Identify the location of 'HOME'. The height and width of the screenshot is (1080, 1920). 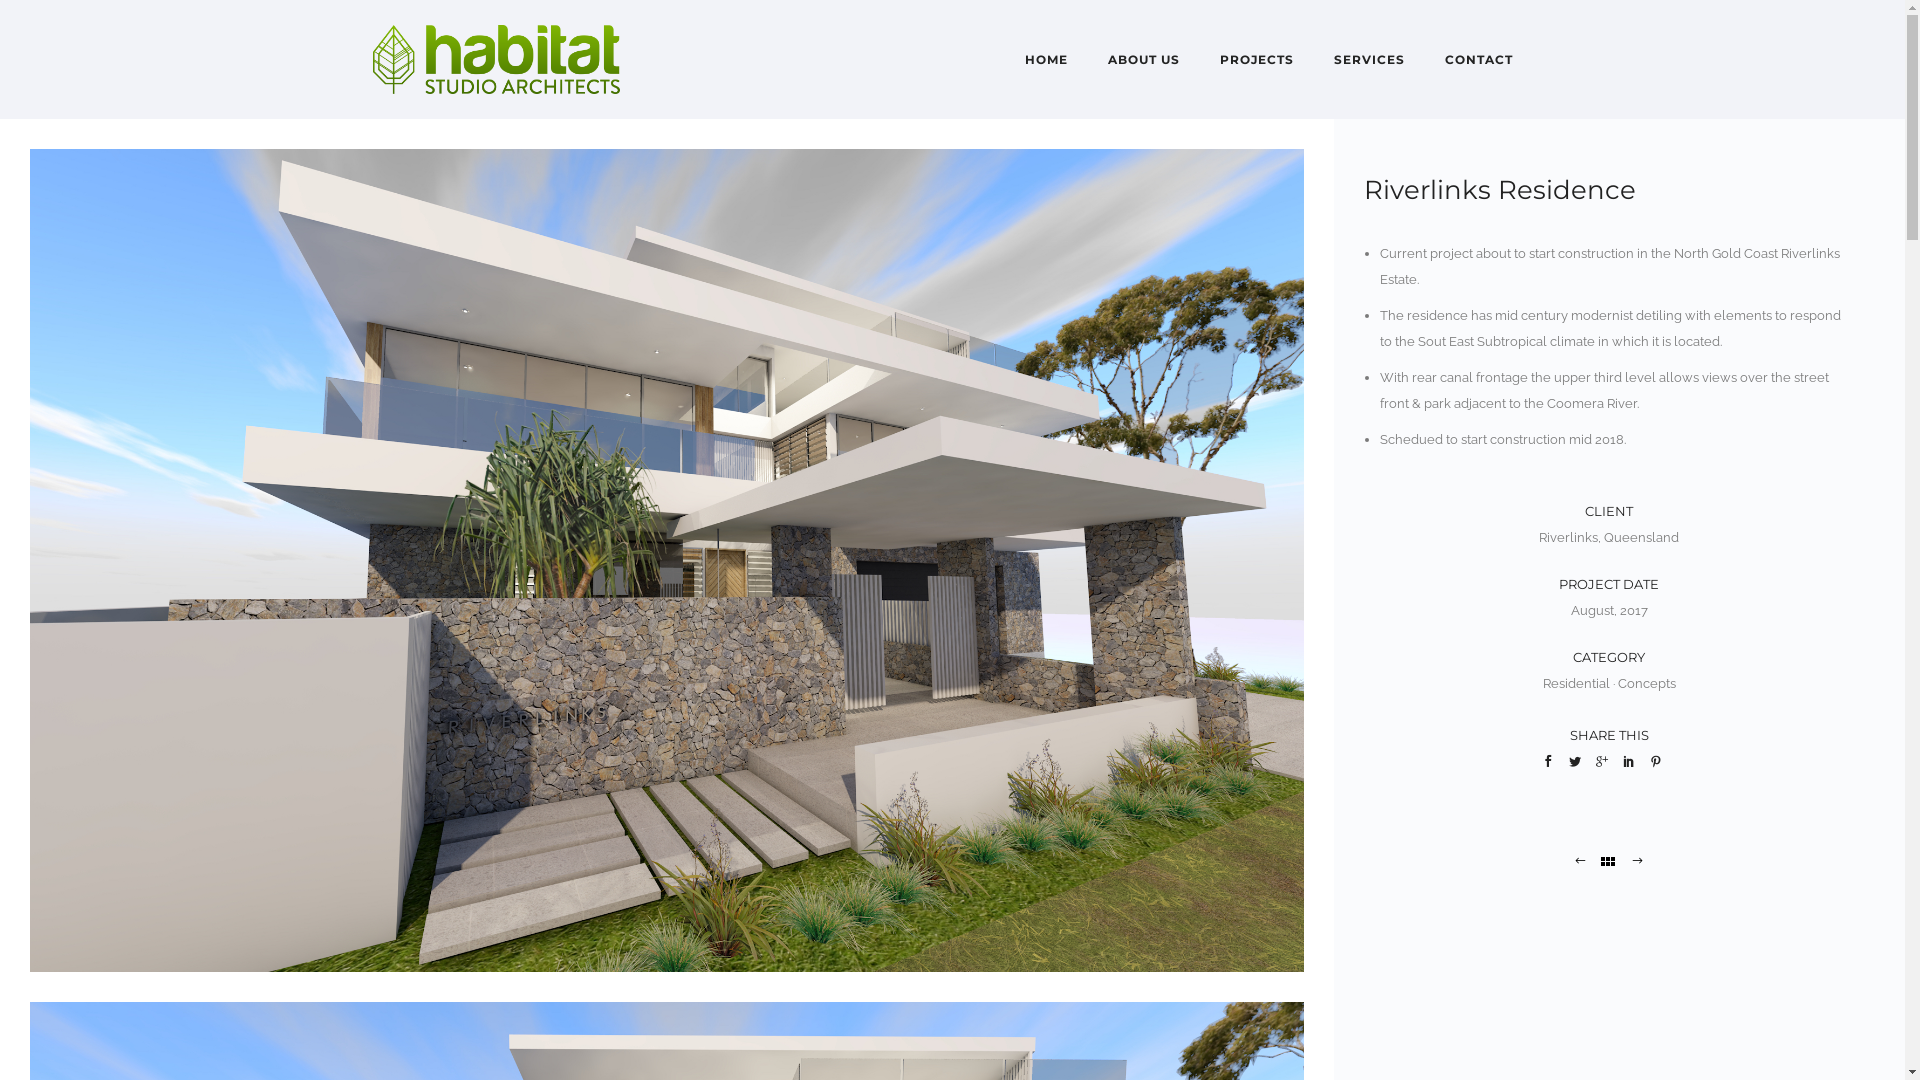
(1044, 58).